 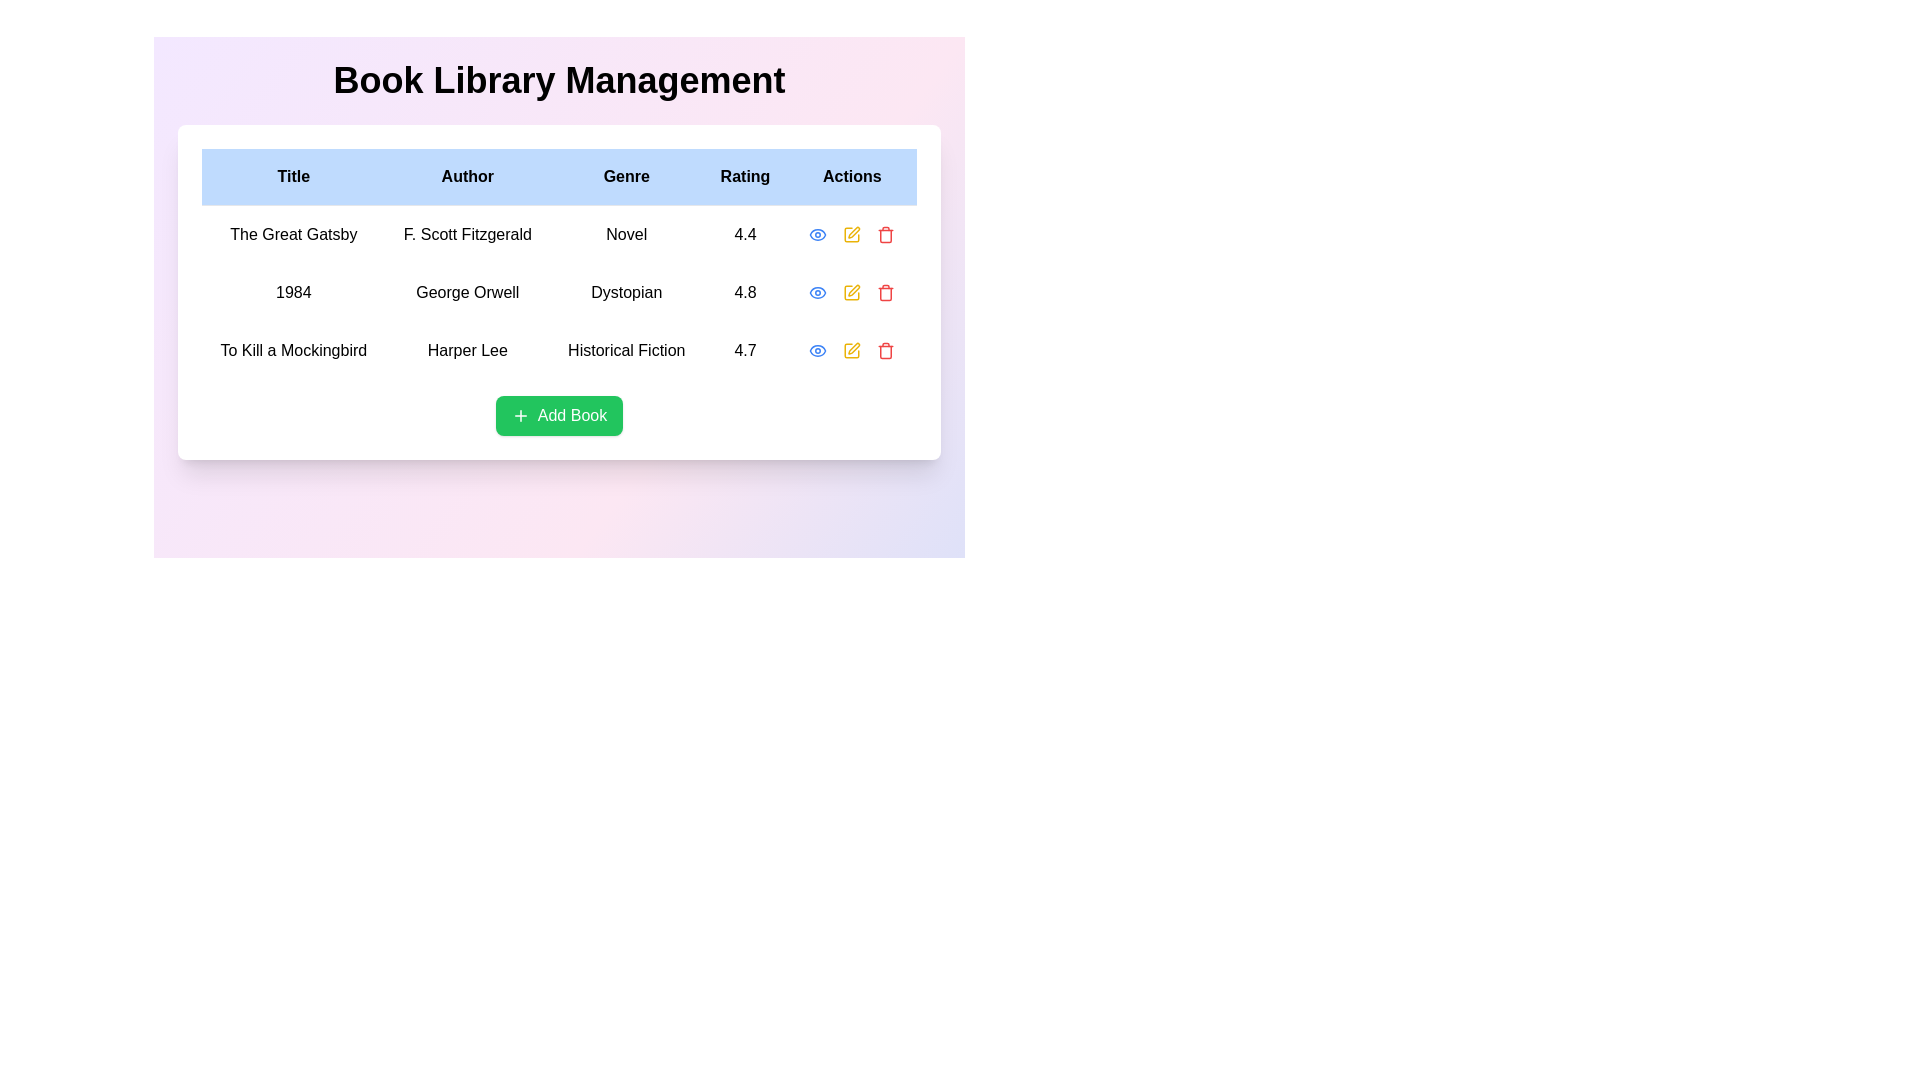 What do you see at coordinates (520, 415) in the screenshot?
I see `the icon that represents adding an item, located to the left of the 'Add Book' button text at the bottom center of the interface for accessibility tools` at bounding box center [520, 415].